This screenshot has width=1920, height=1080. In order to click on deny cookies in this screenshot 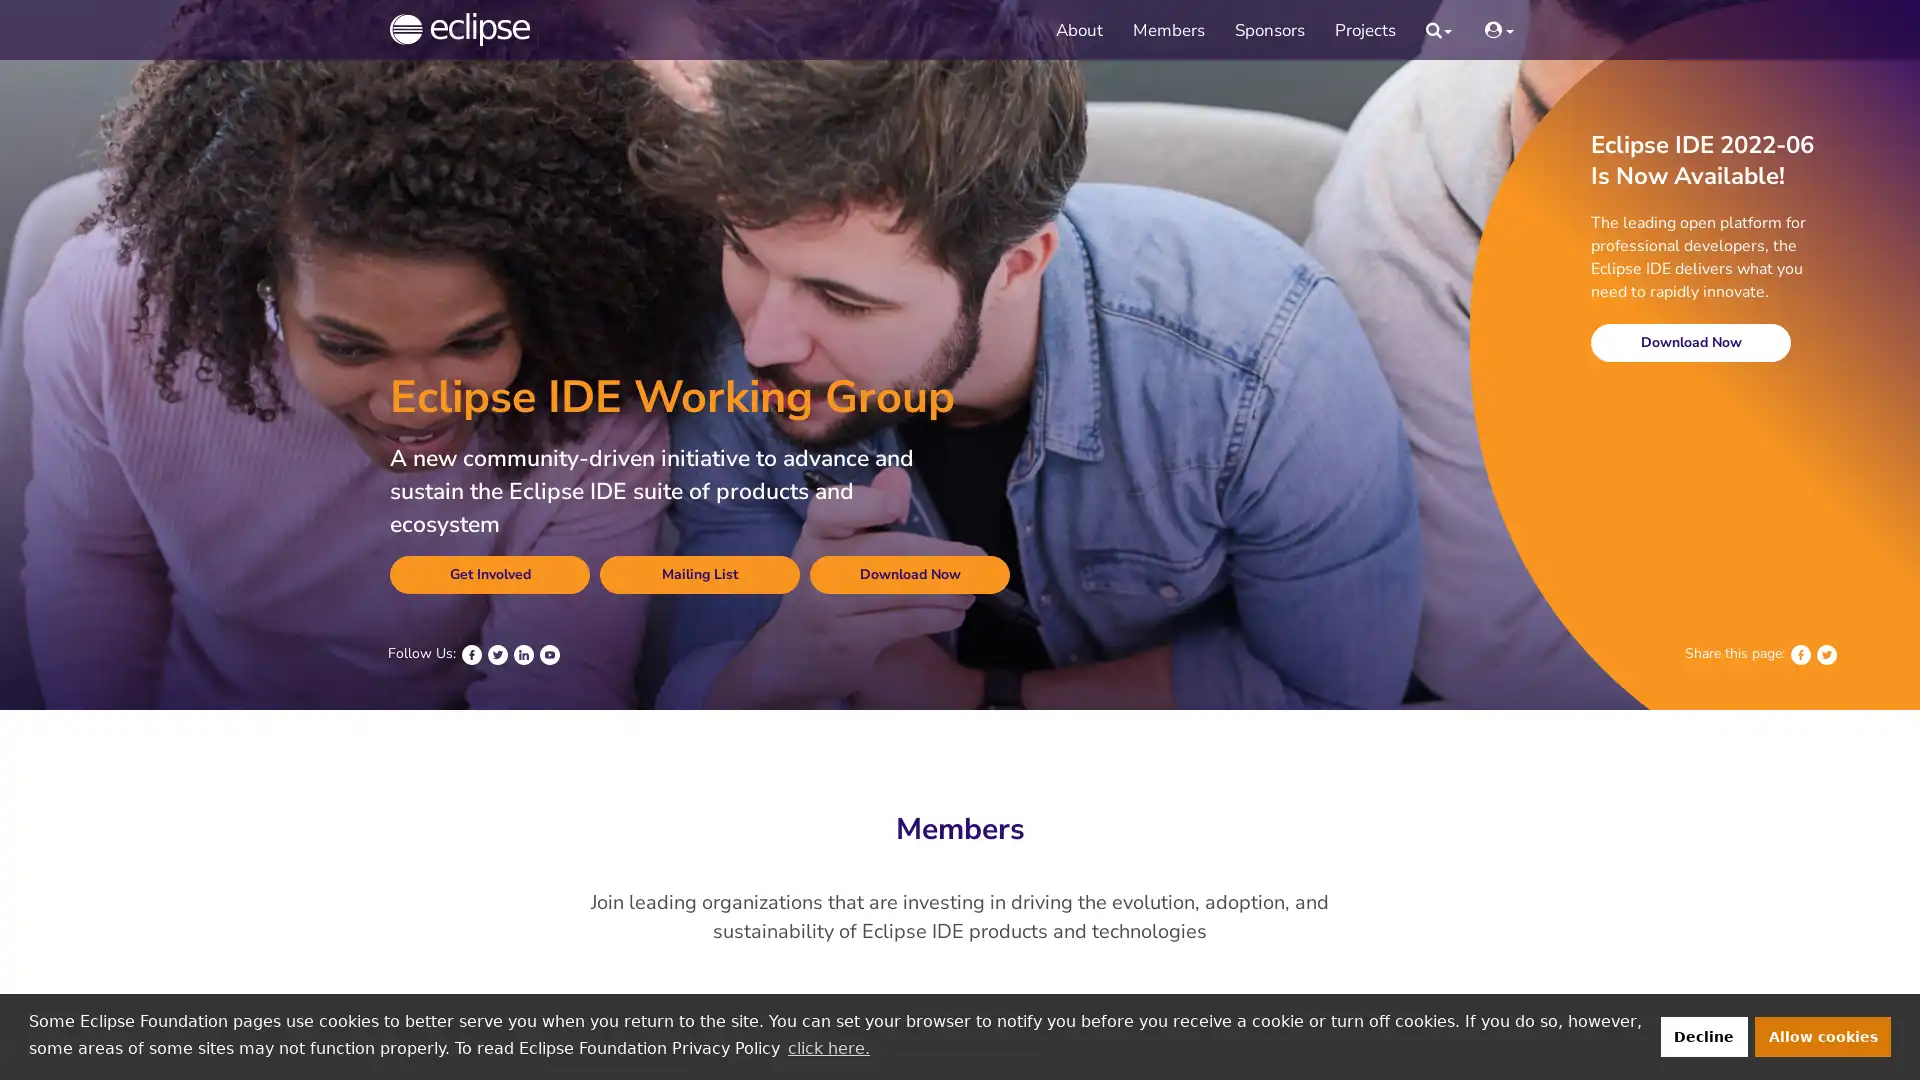, I will do `click(1702, 1035)`.